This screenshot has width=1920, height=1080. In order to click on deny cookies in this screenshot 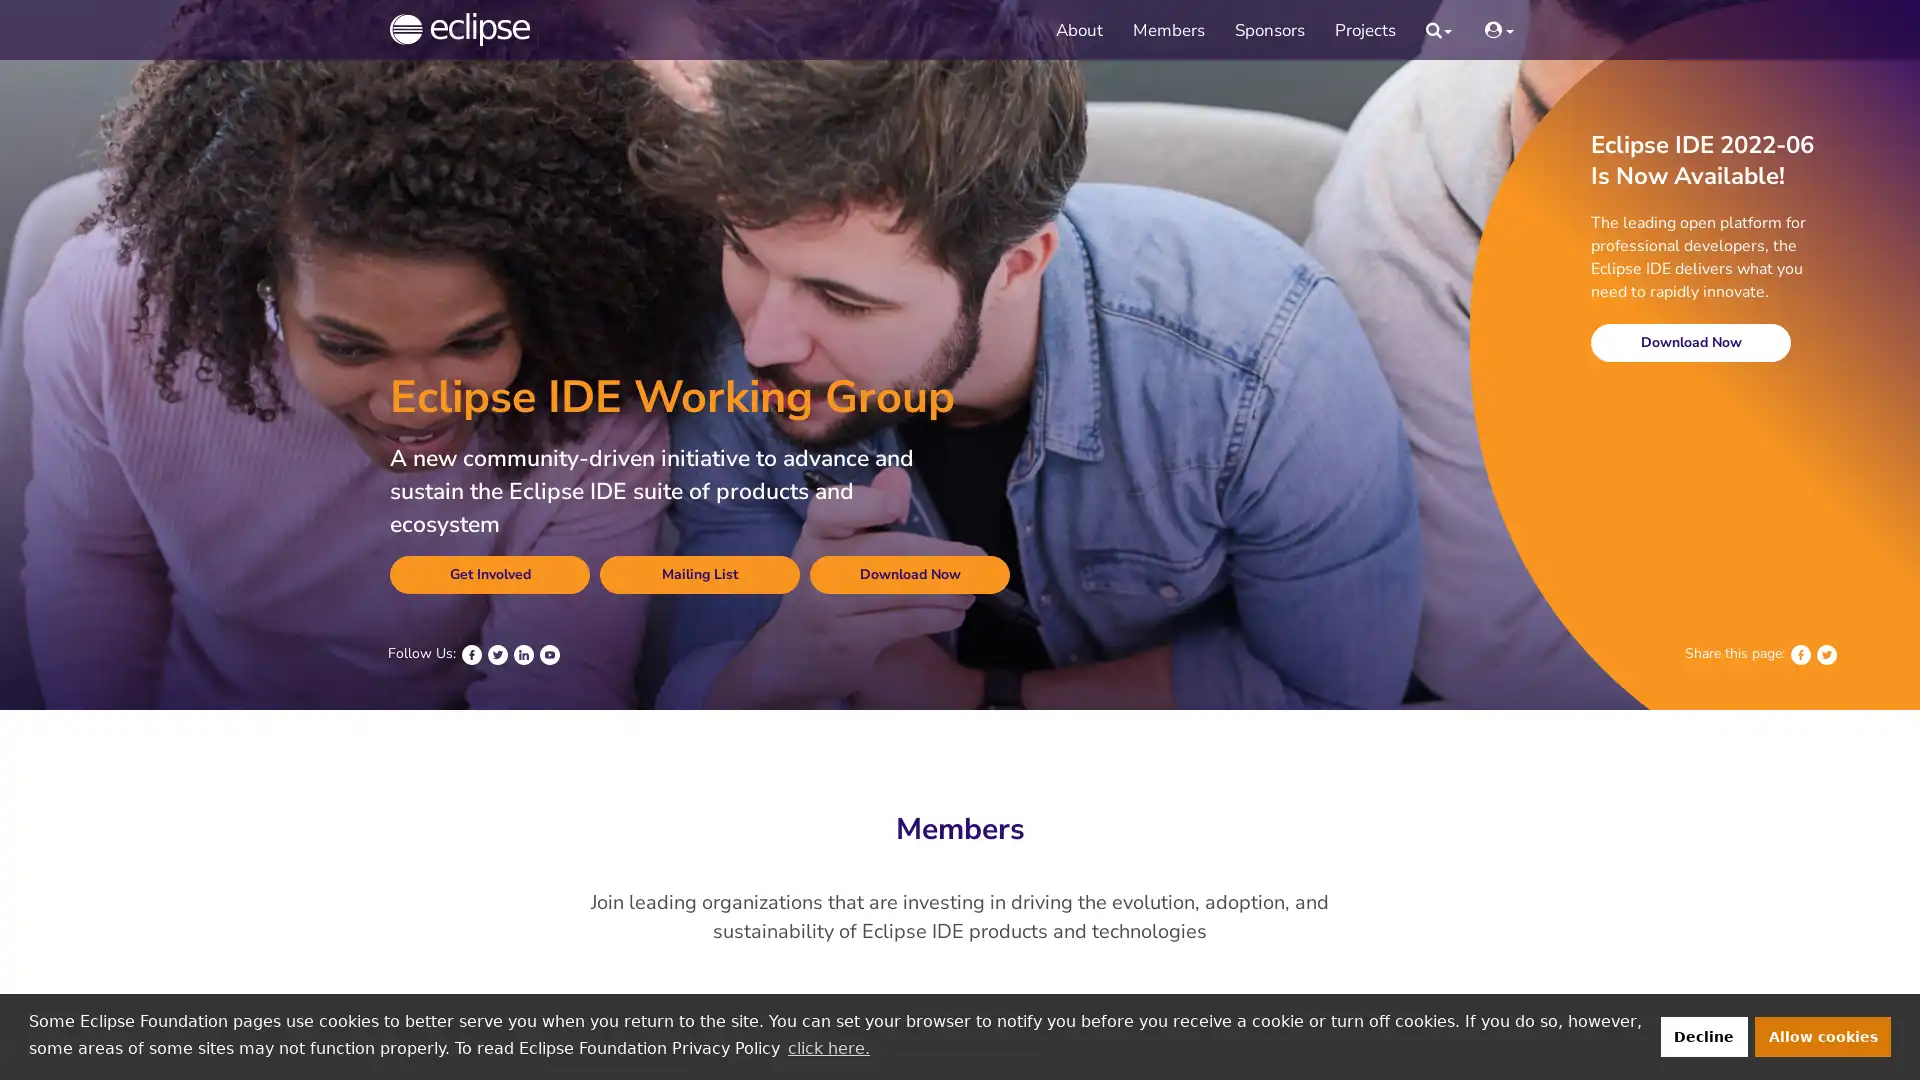, I will do `click(1702, 1035)`.